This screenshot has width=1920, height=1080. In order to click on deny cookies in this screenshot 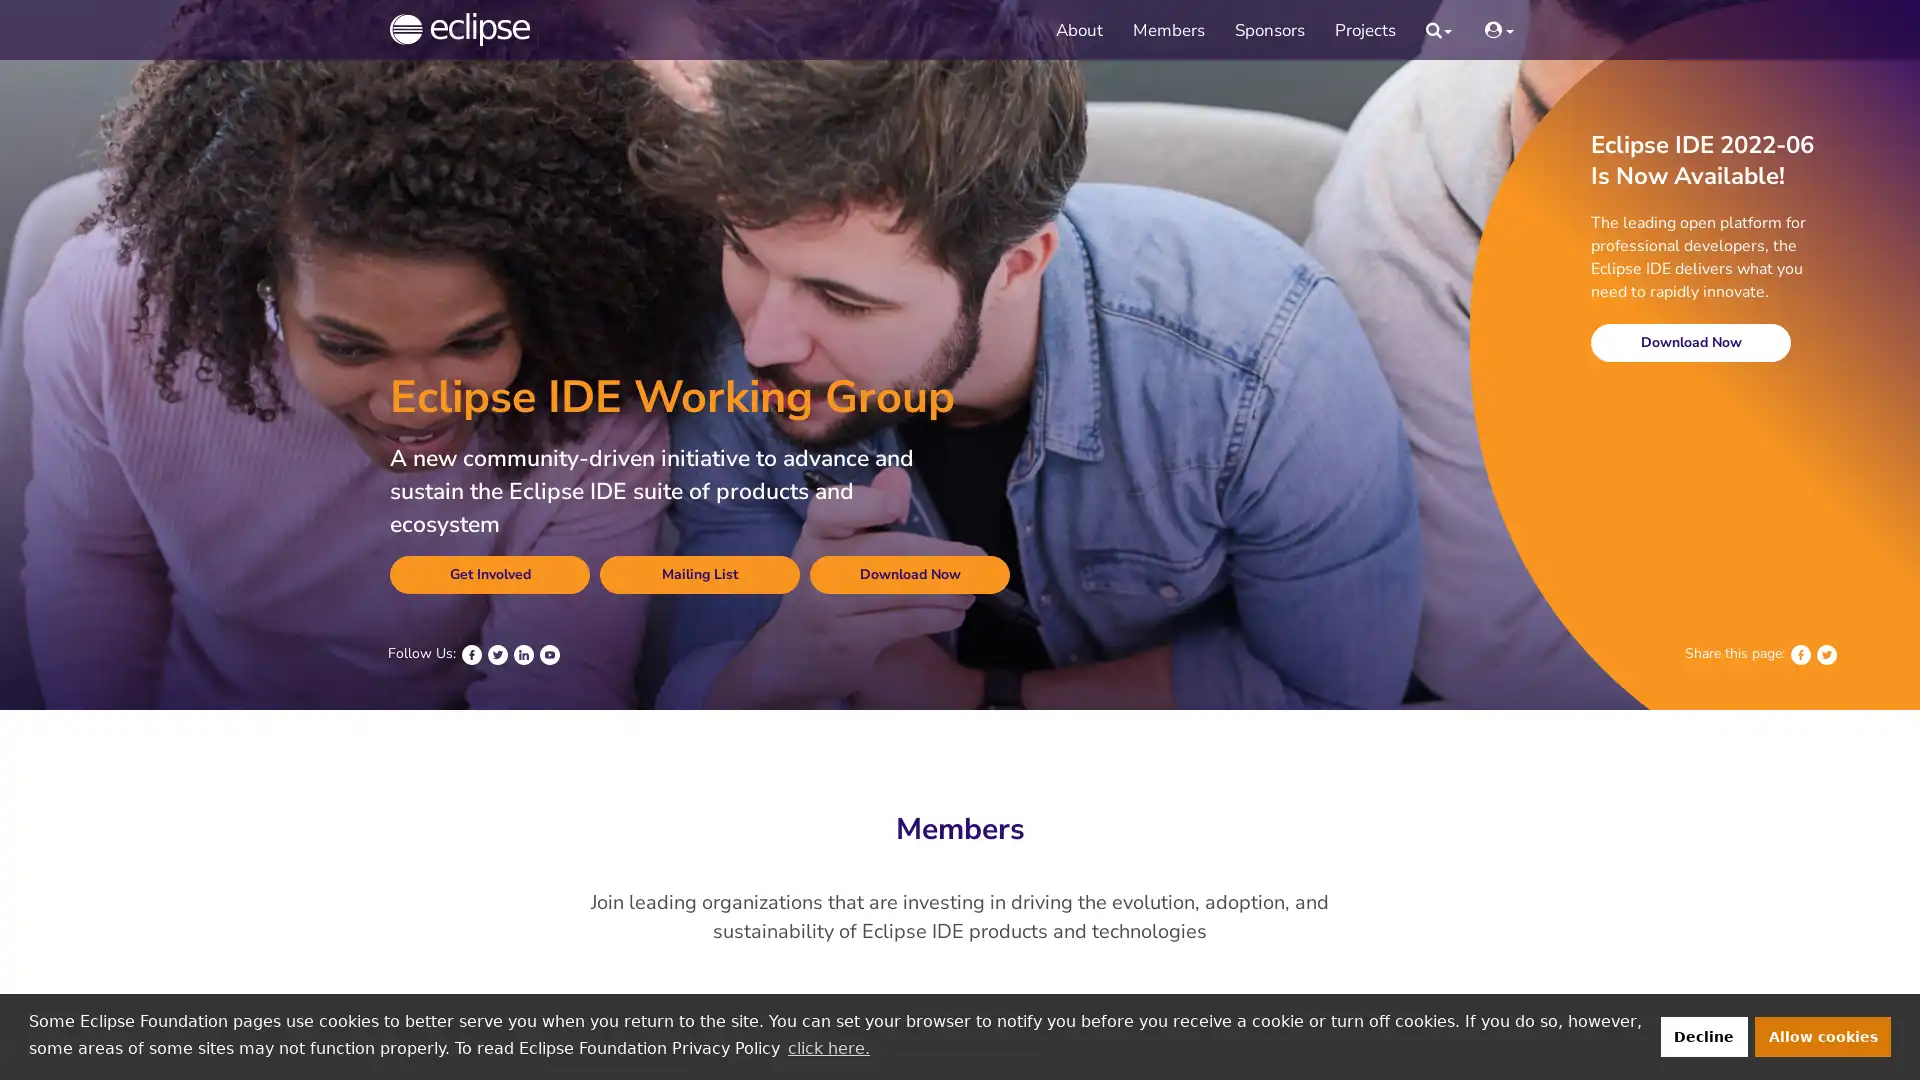, I will do `click(1702, 1035)`.